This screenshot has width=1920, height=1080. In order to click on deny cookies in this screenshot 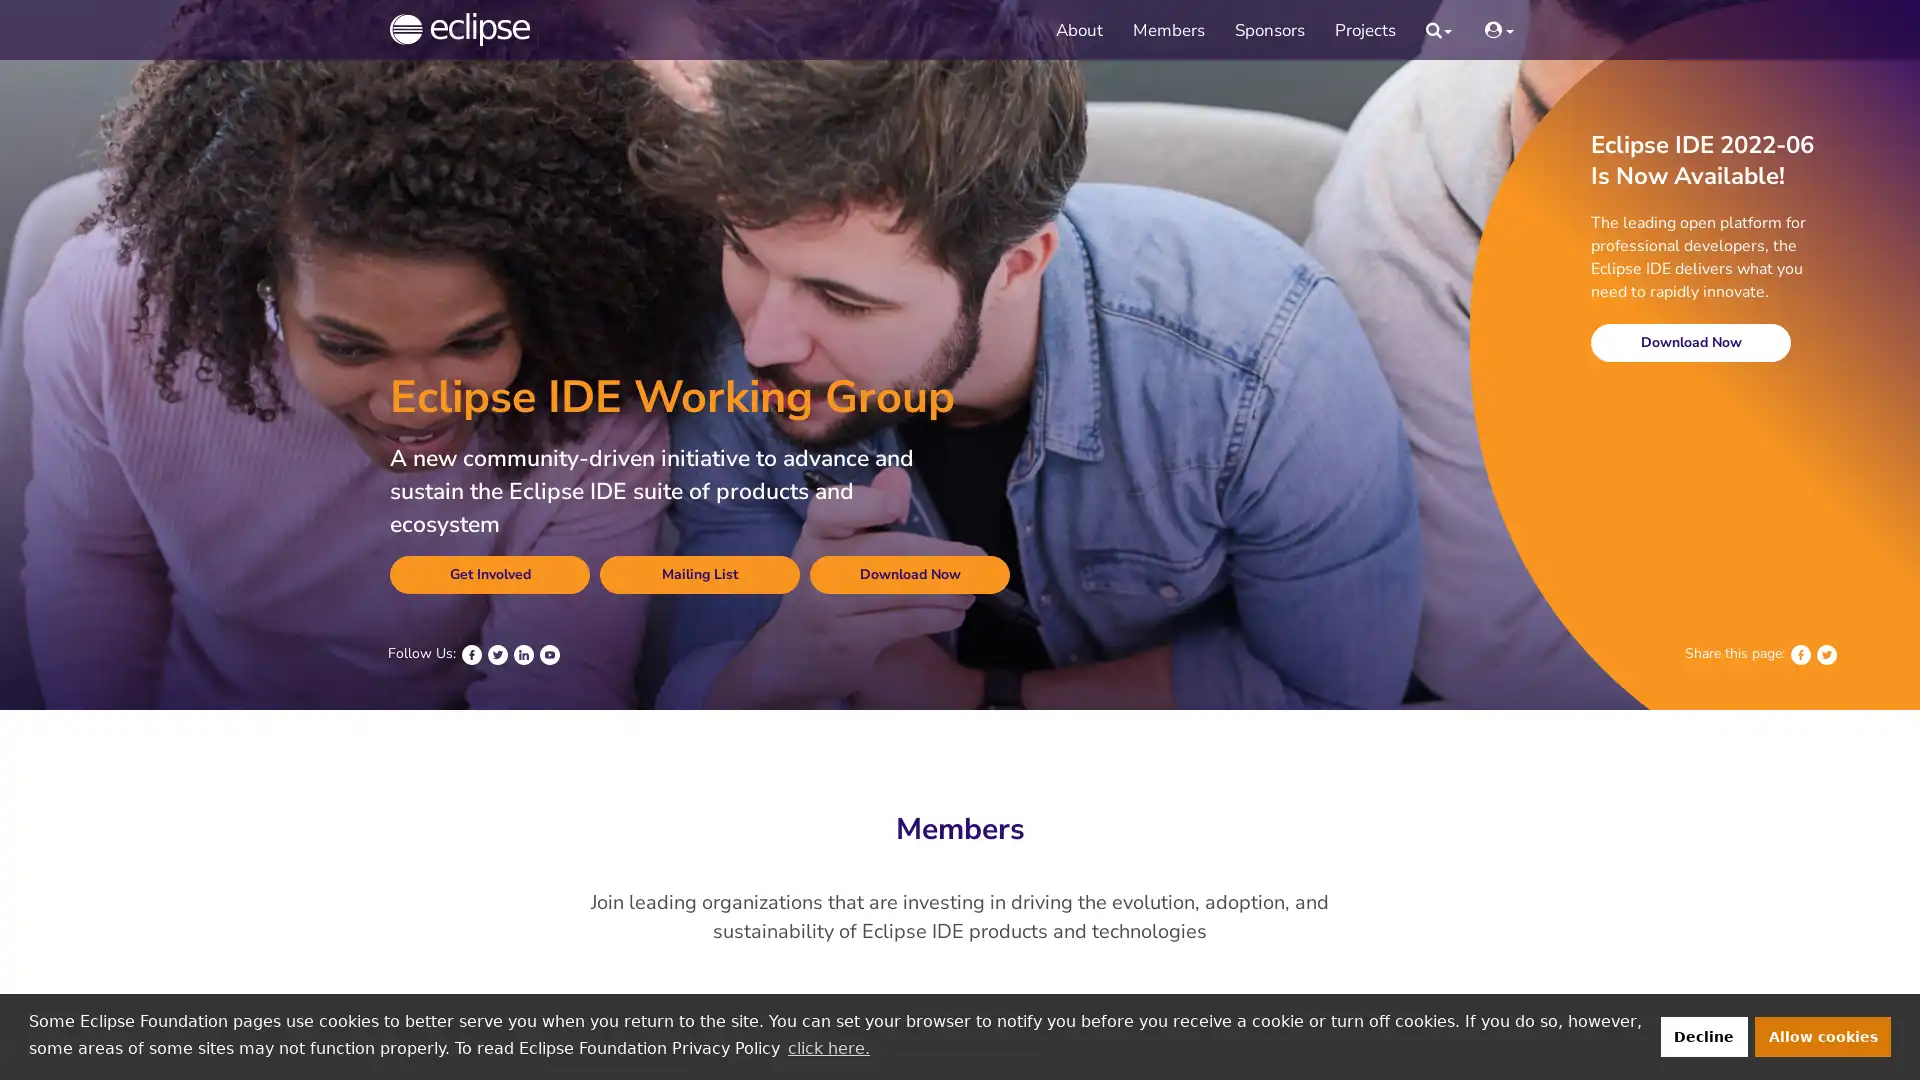, I will do `click(1702, 1035)`.